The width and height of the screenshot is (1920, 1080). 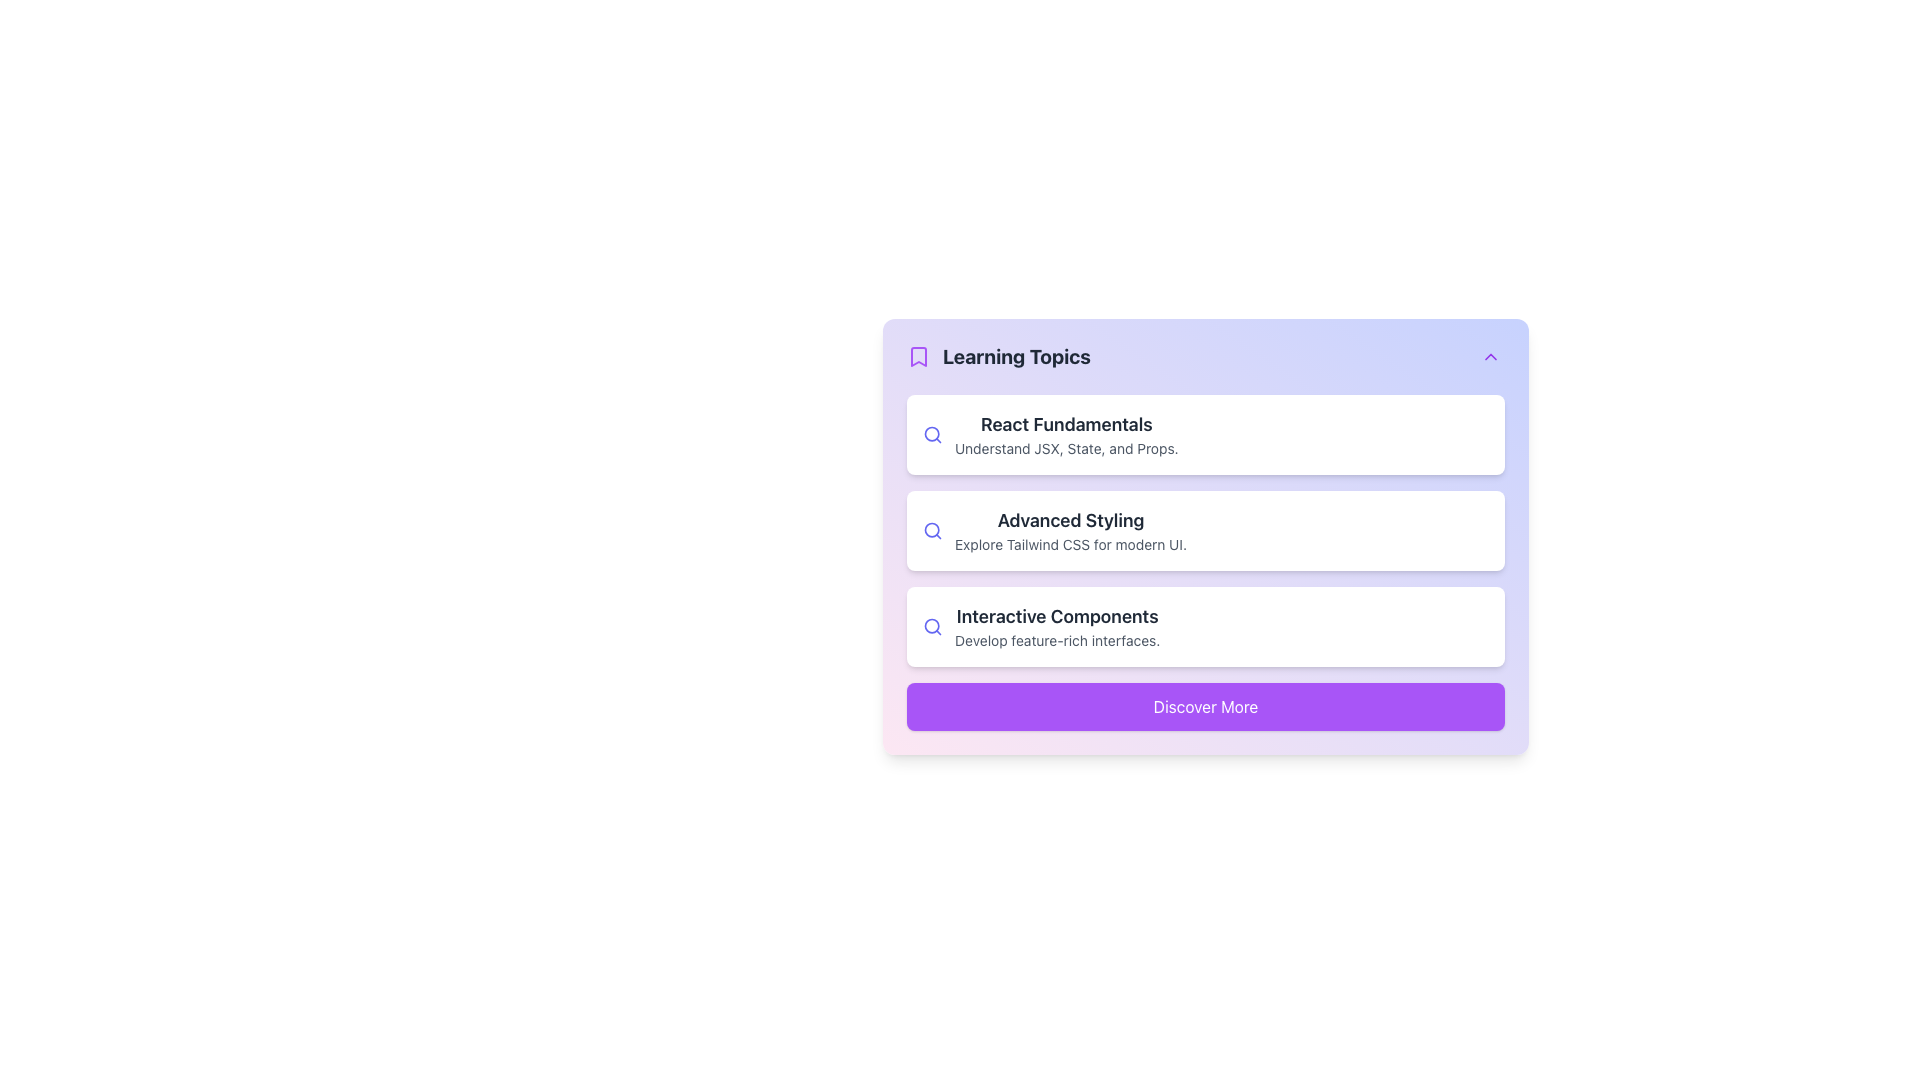 I want to click on the indigo magnifying glass icon, which represents the search functionality, located to the left of the 'Interactive Components' text in the 'Learning Topics' card, so click(x=931, y=626).